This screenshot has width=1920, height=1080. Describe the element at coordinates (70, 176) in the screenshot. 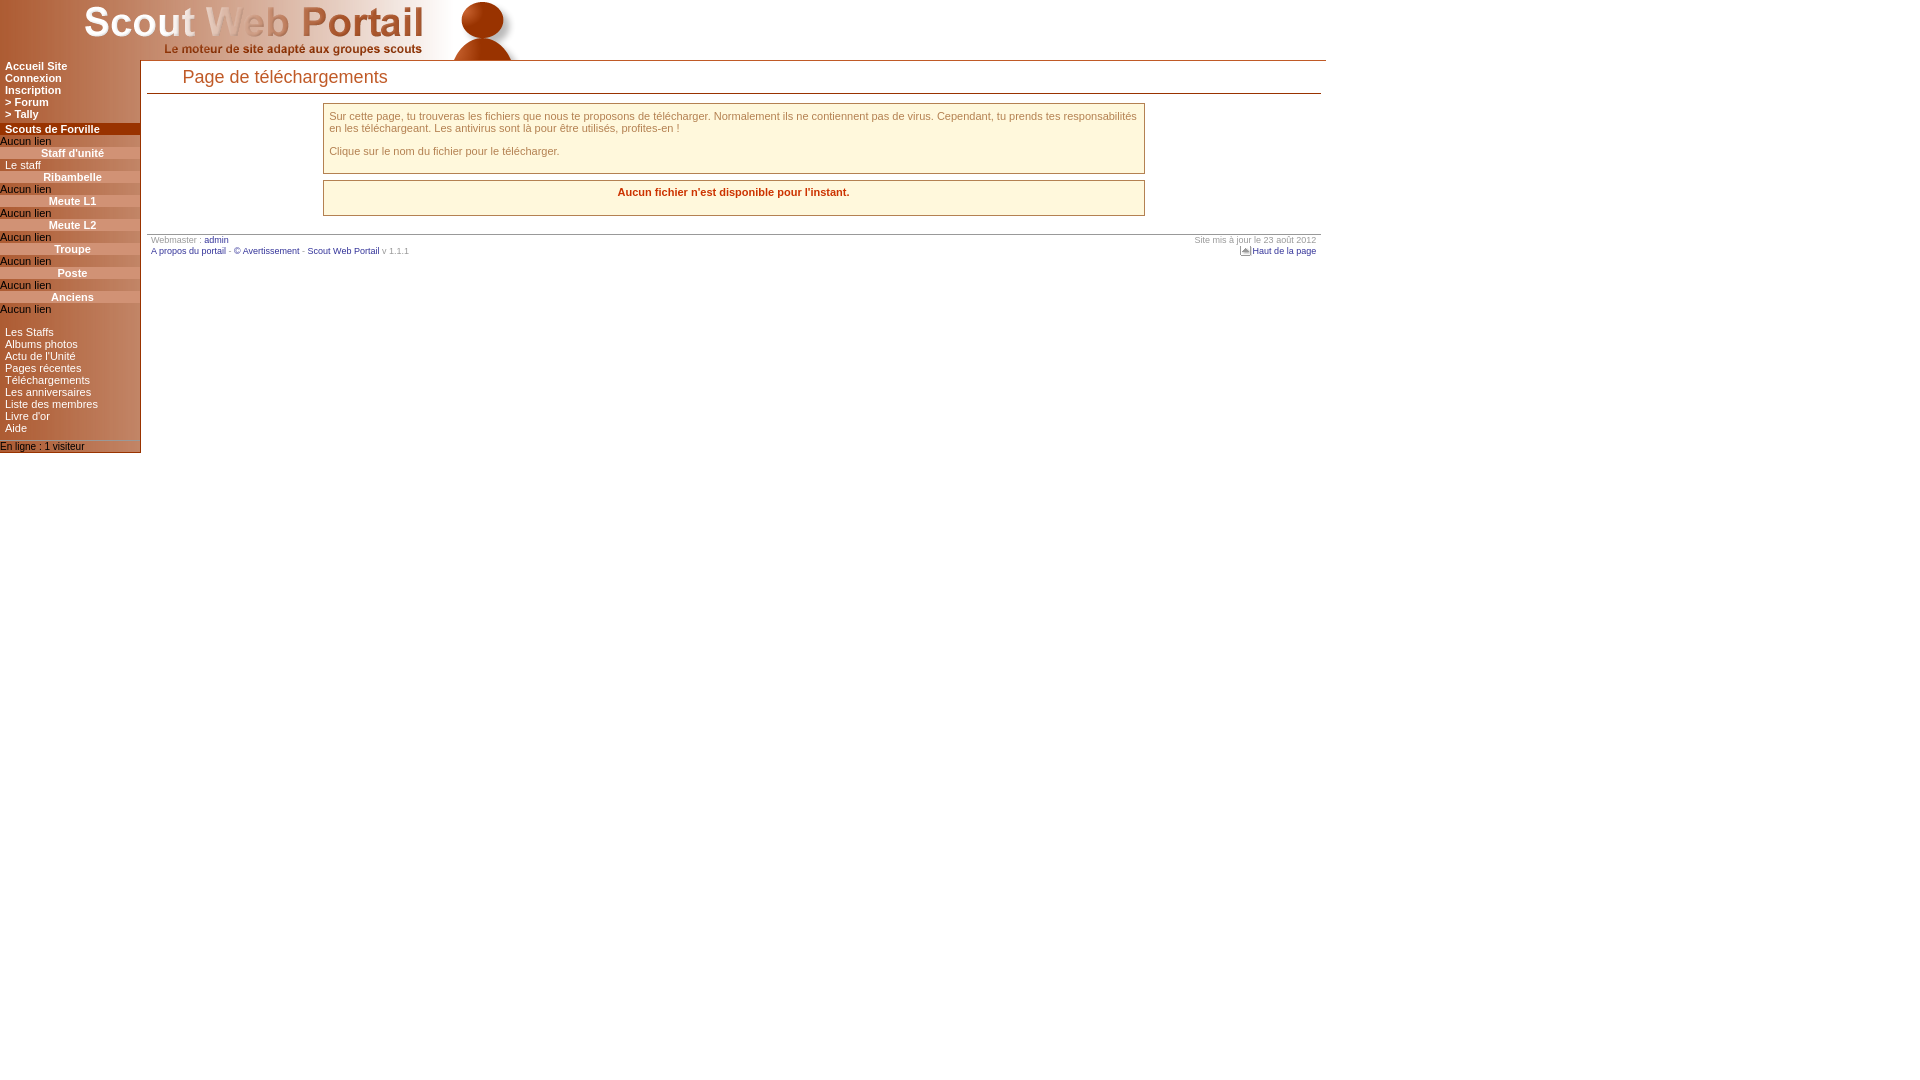

I see `'Ribambelle'` at that location.